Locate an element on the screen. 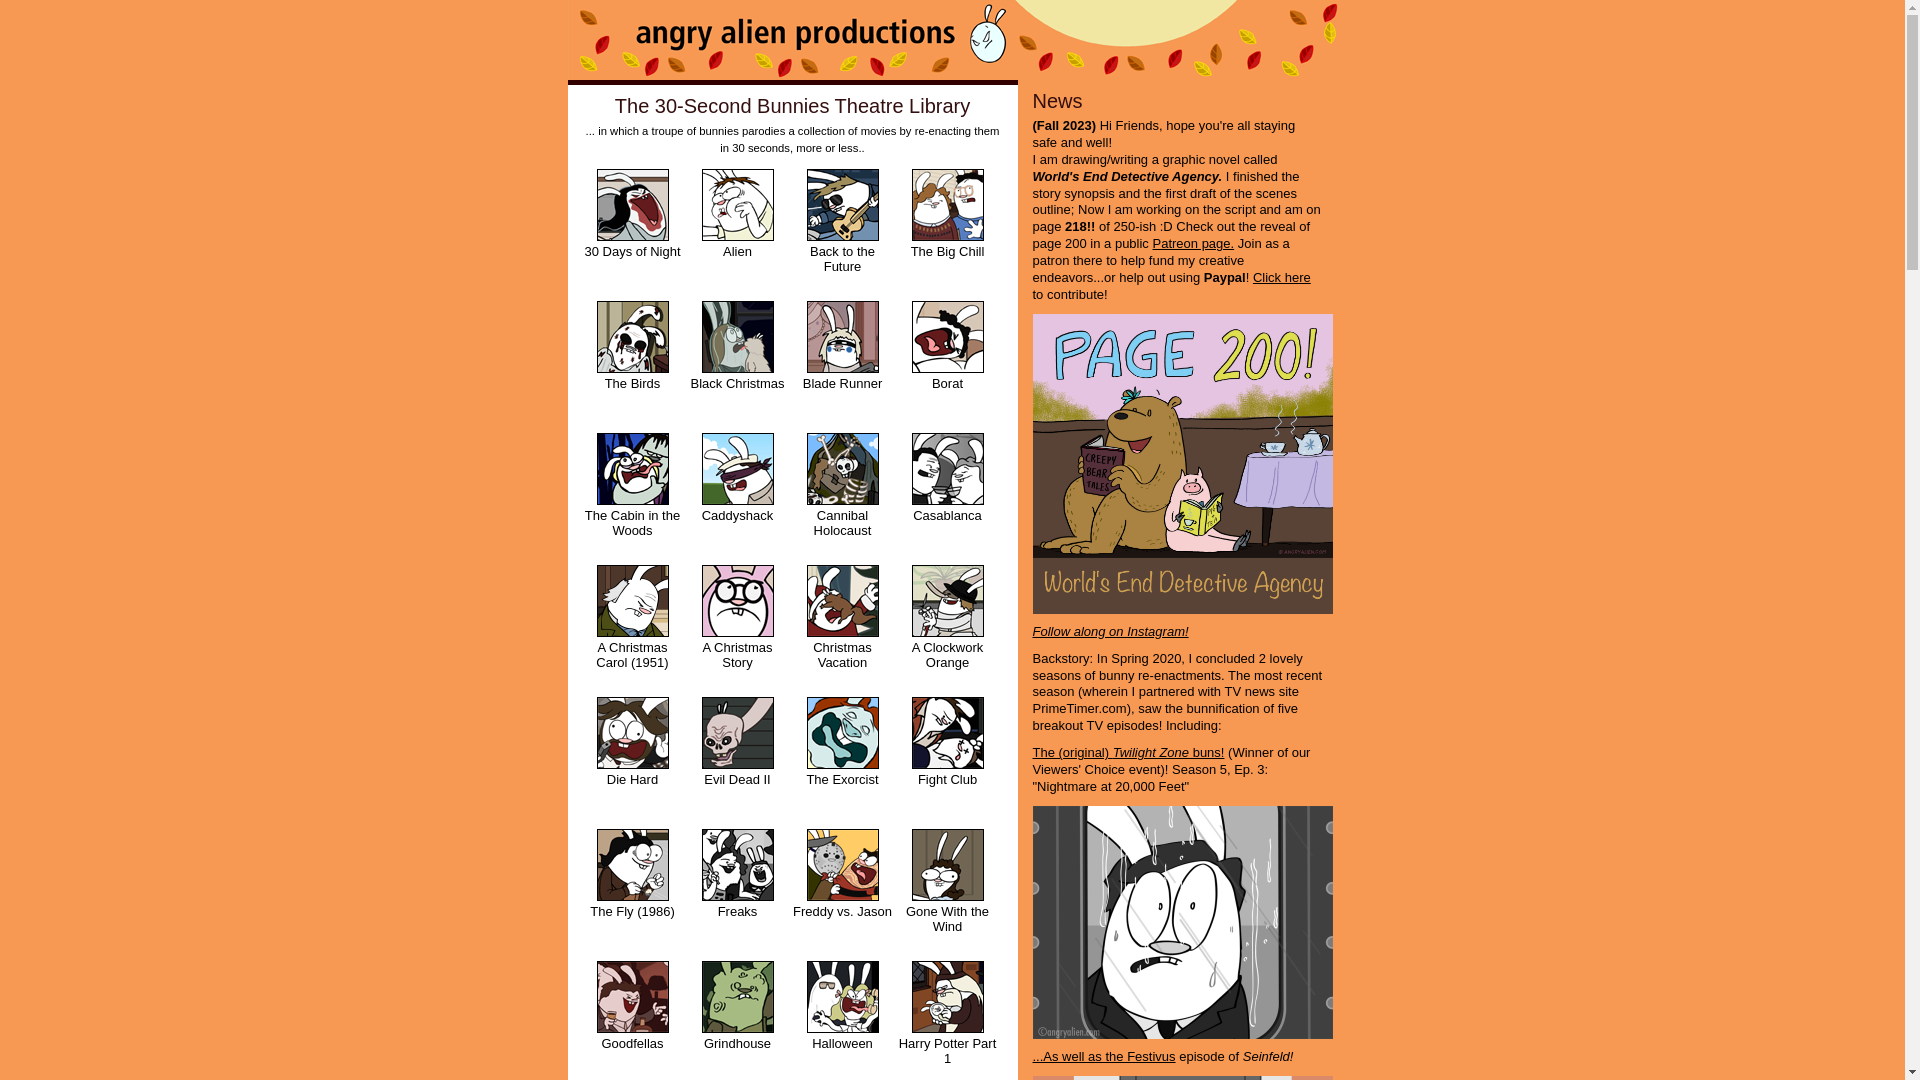  'Die Hard' is located at coordinates (631, 758).